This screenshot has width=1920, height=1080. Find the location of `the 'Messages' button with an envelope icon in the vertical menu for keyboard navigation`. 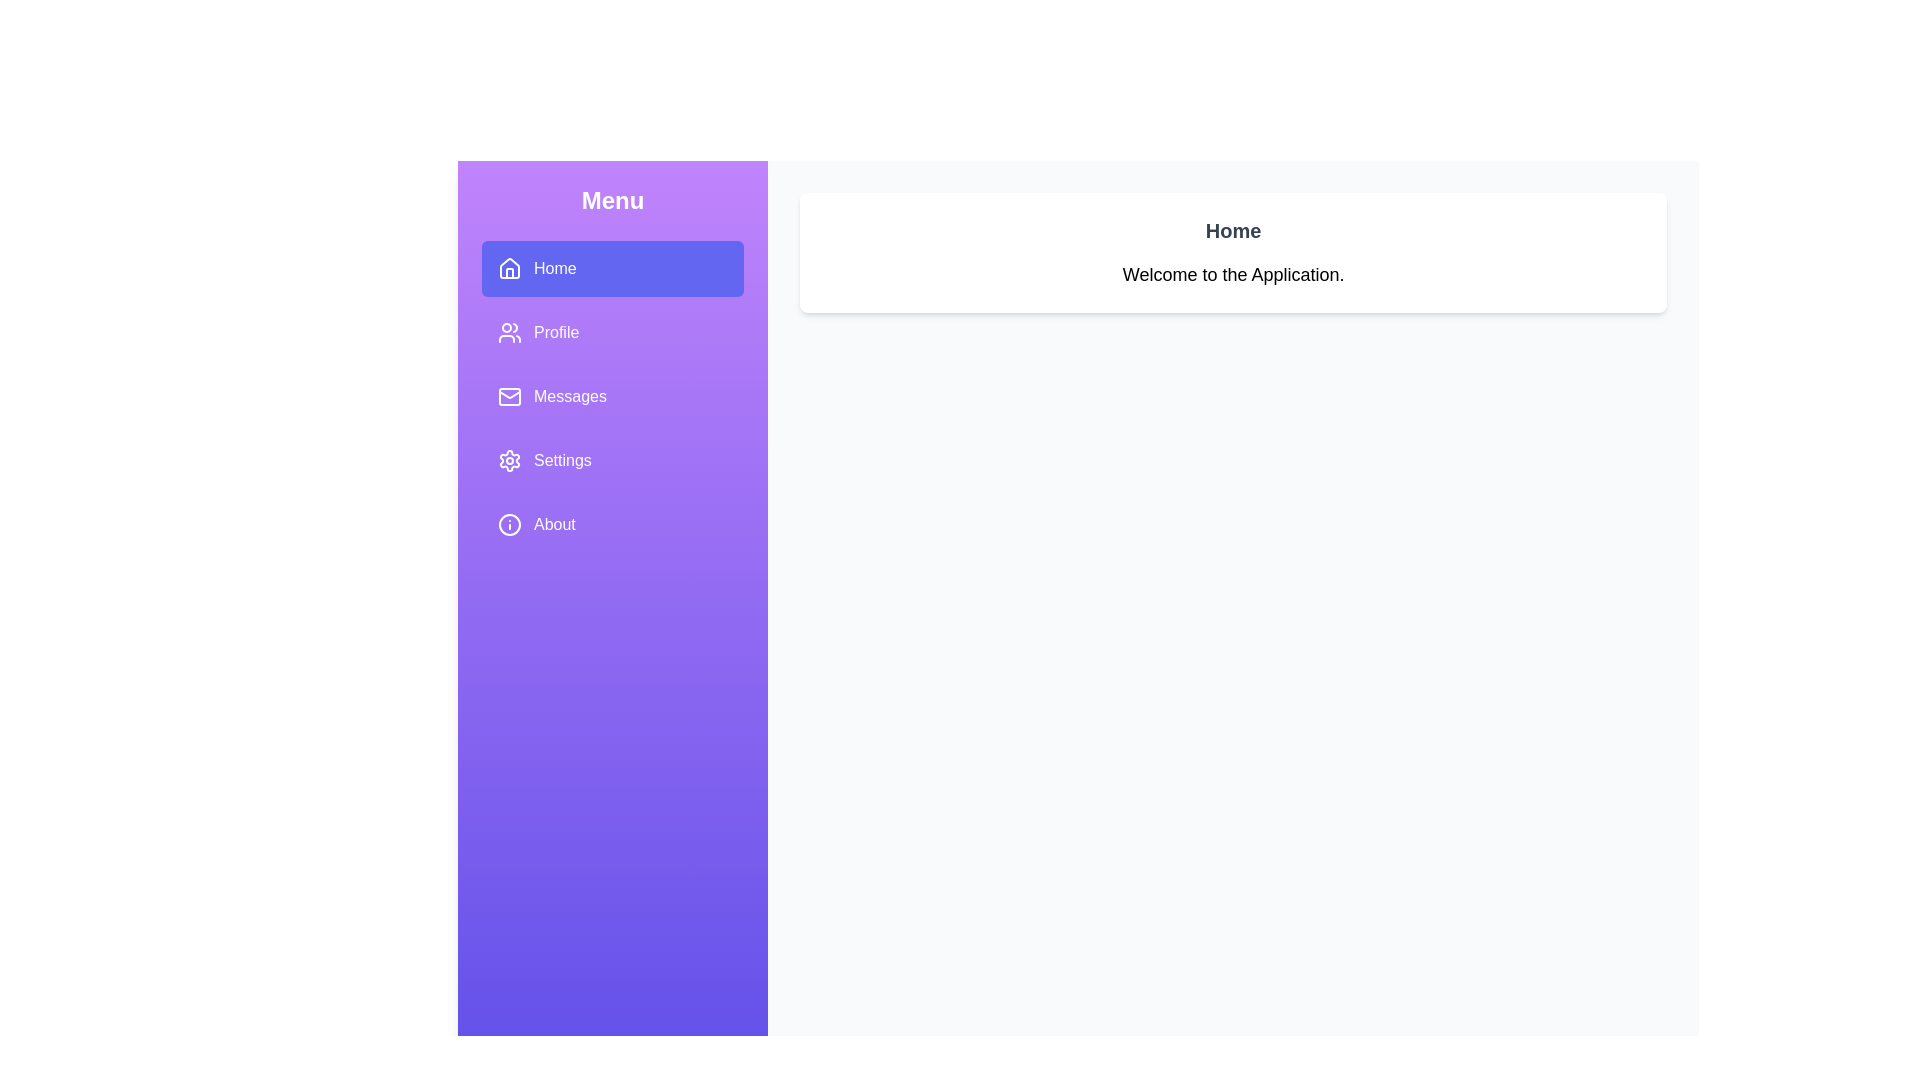

the 'Messages' button with an envelope icon in the vertical menu for keyboard navigation is located at coordinates (612, 397).